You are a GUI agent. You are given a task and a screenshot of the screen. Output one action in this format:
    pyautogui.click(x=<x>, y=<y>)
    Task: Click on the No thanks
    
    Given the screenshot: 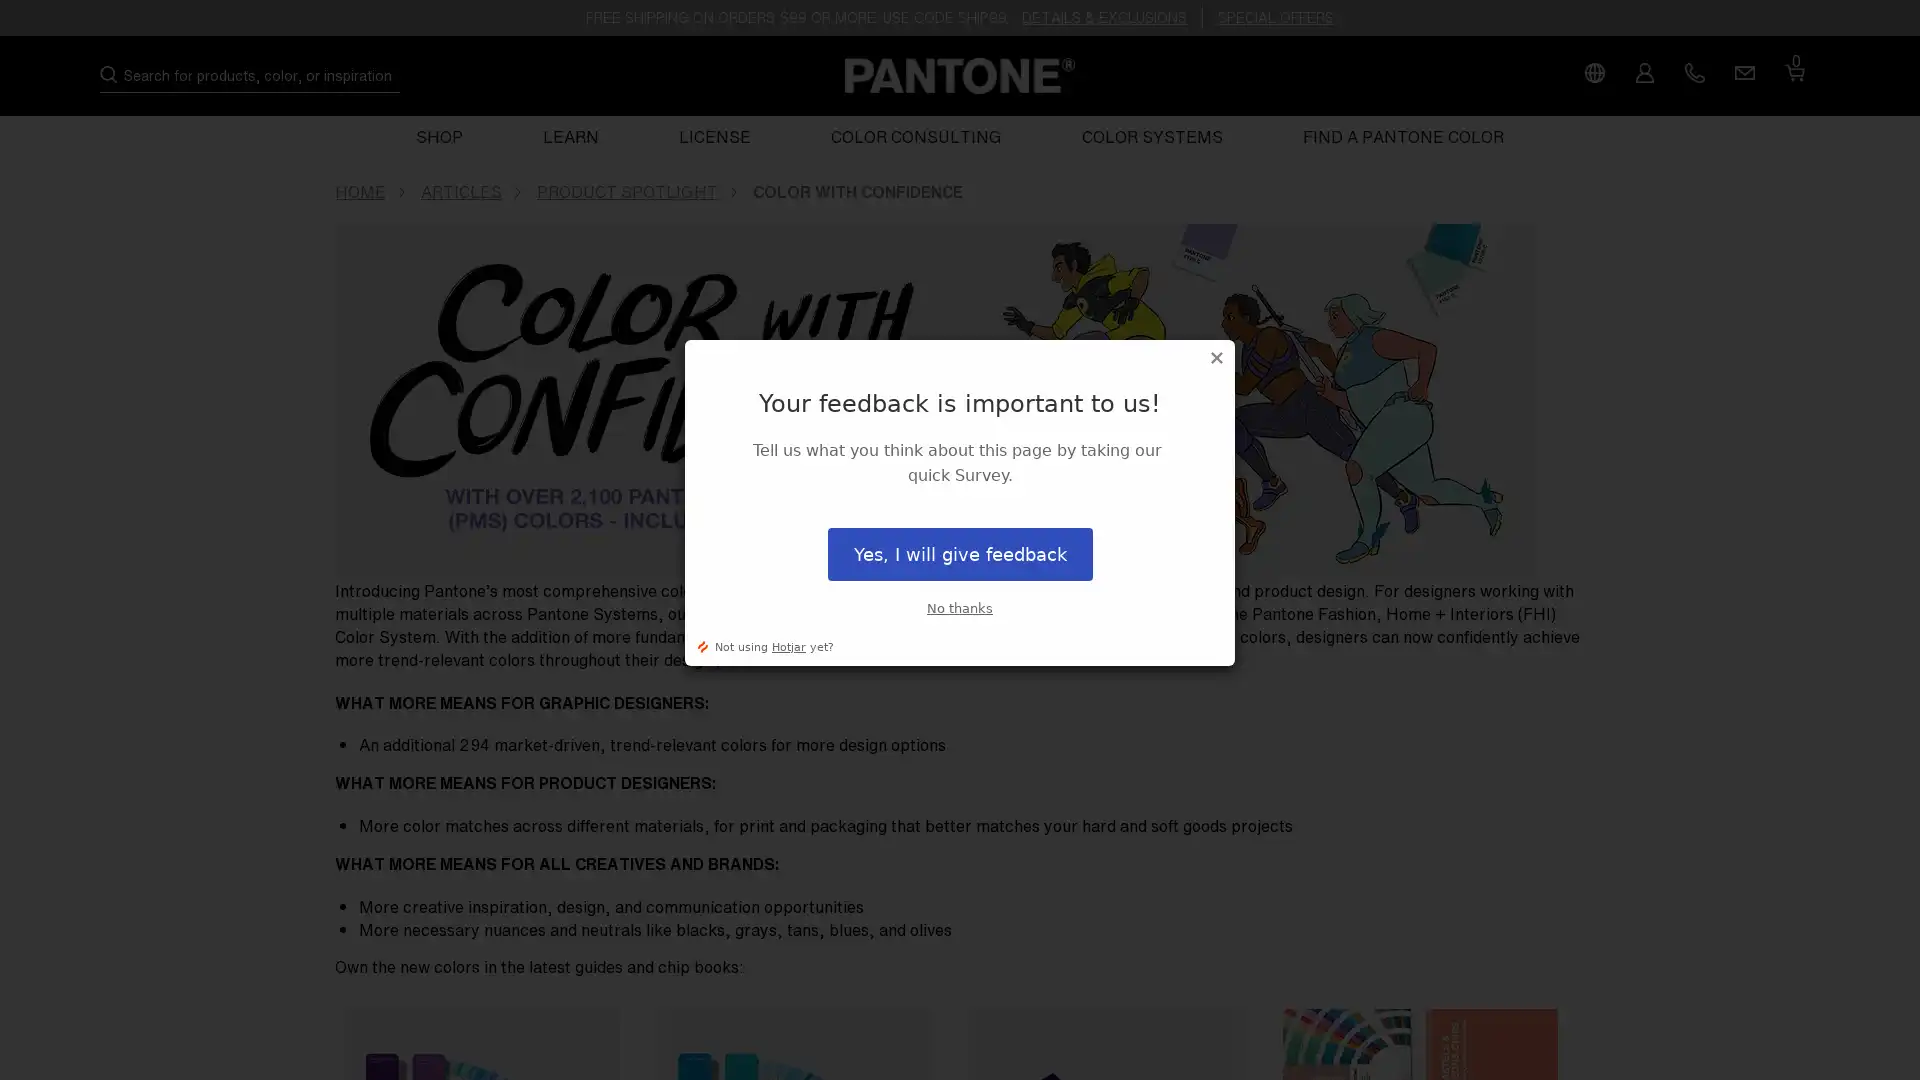 What is the action you would take?
    pyautogui.click(x=960, y=607)
    